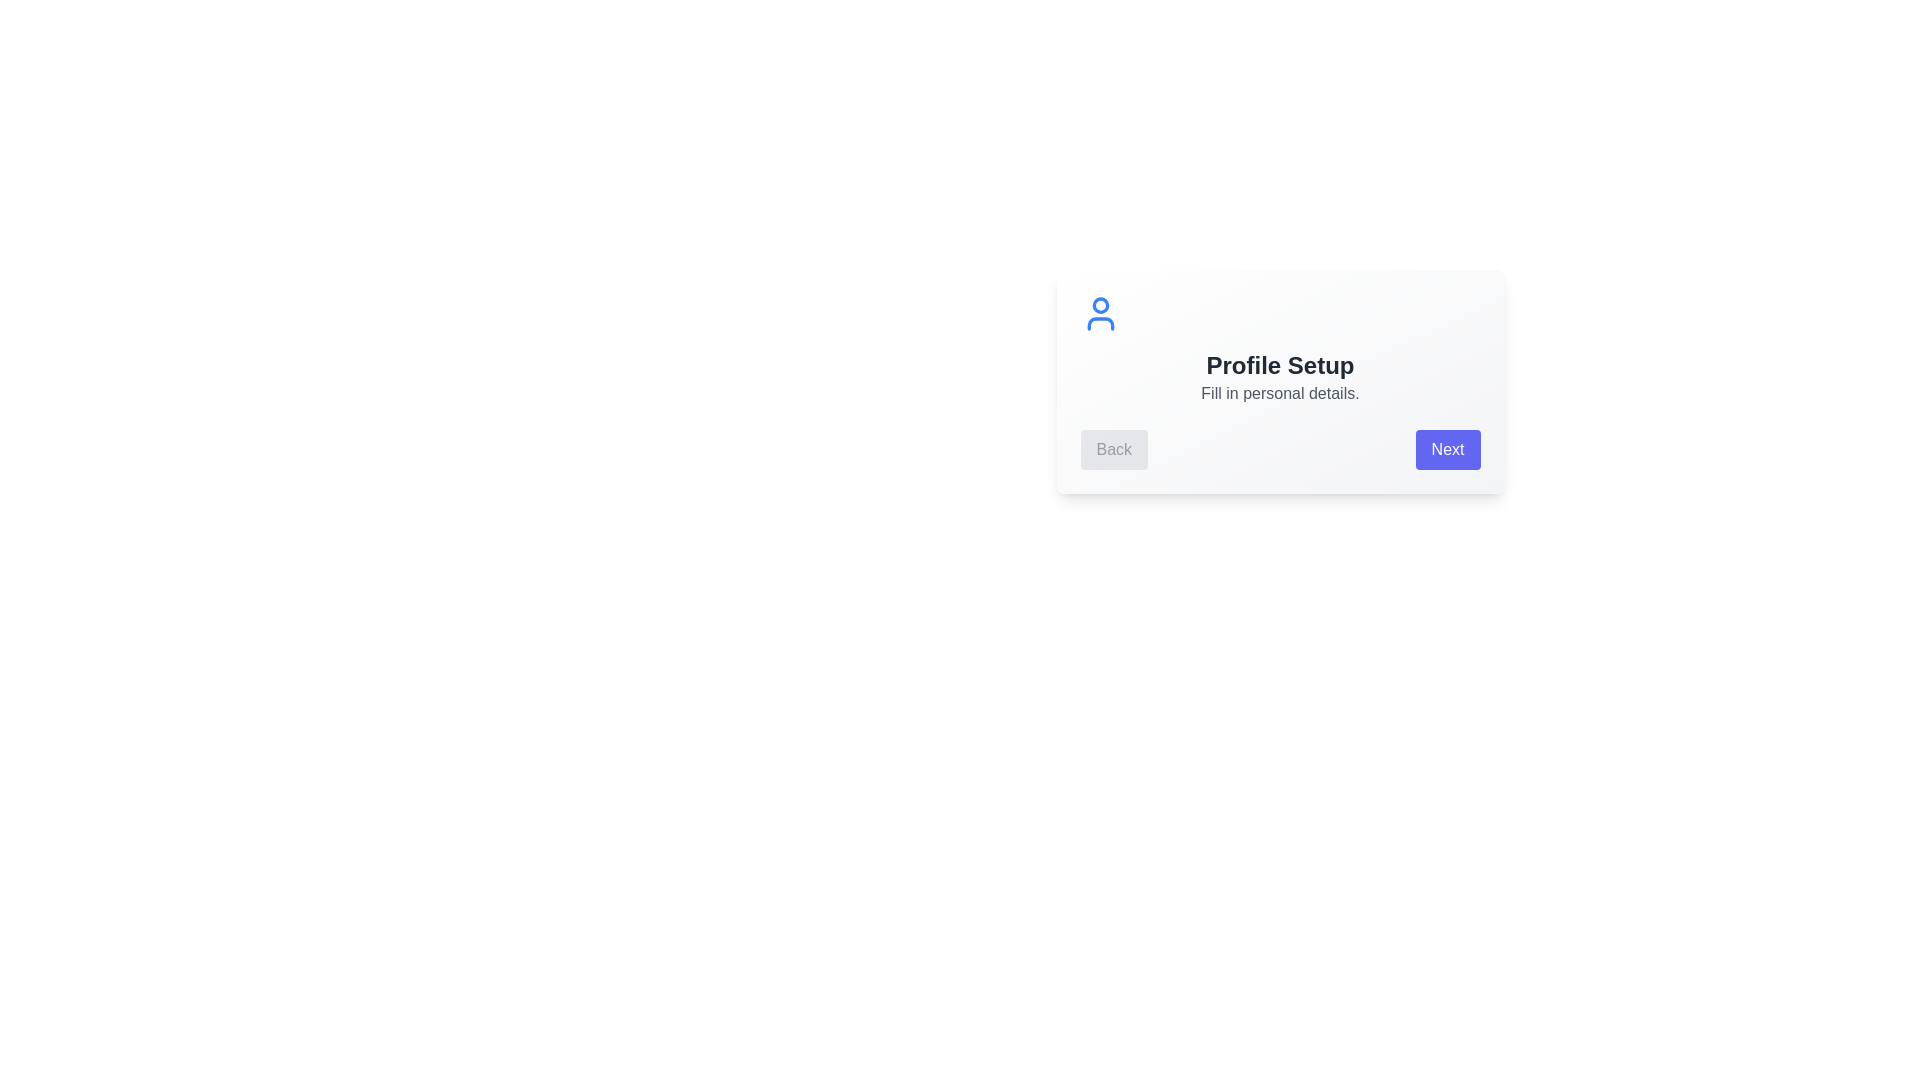 The width and height of the screenshot is (1920, 1080). I want to click on the button labeled Back to observe its hover effect, so click(1113, 450).